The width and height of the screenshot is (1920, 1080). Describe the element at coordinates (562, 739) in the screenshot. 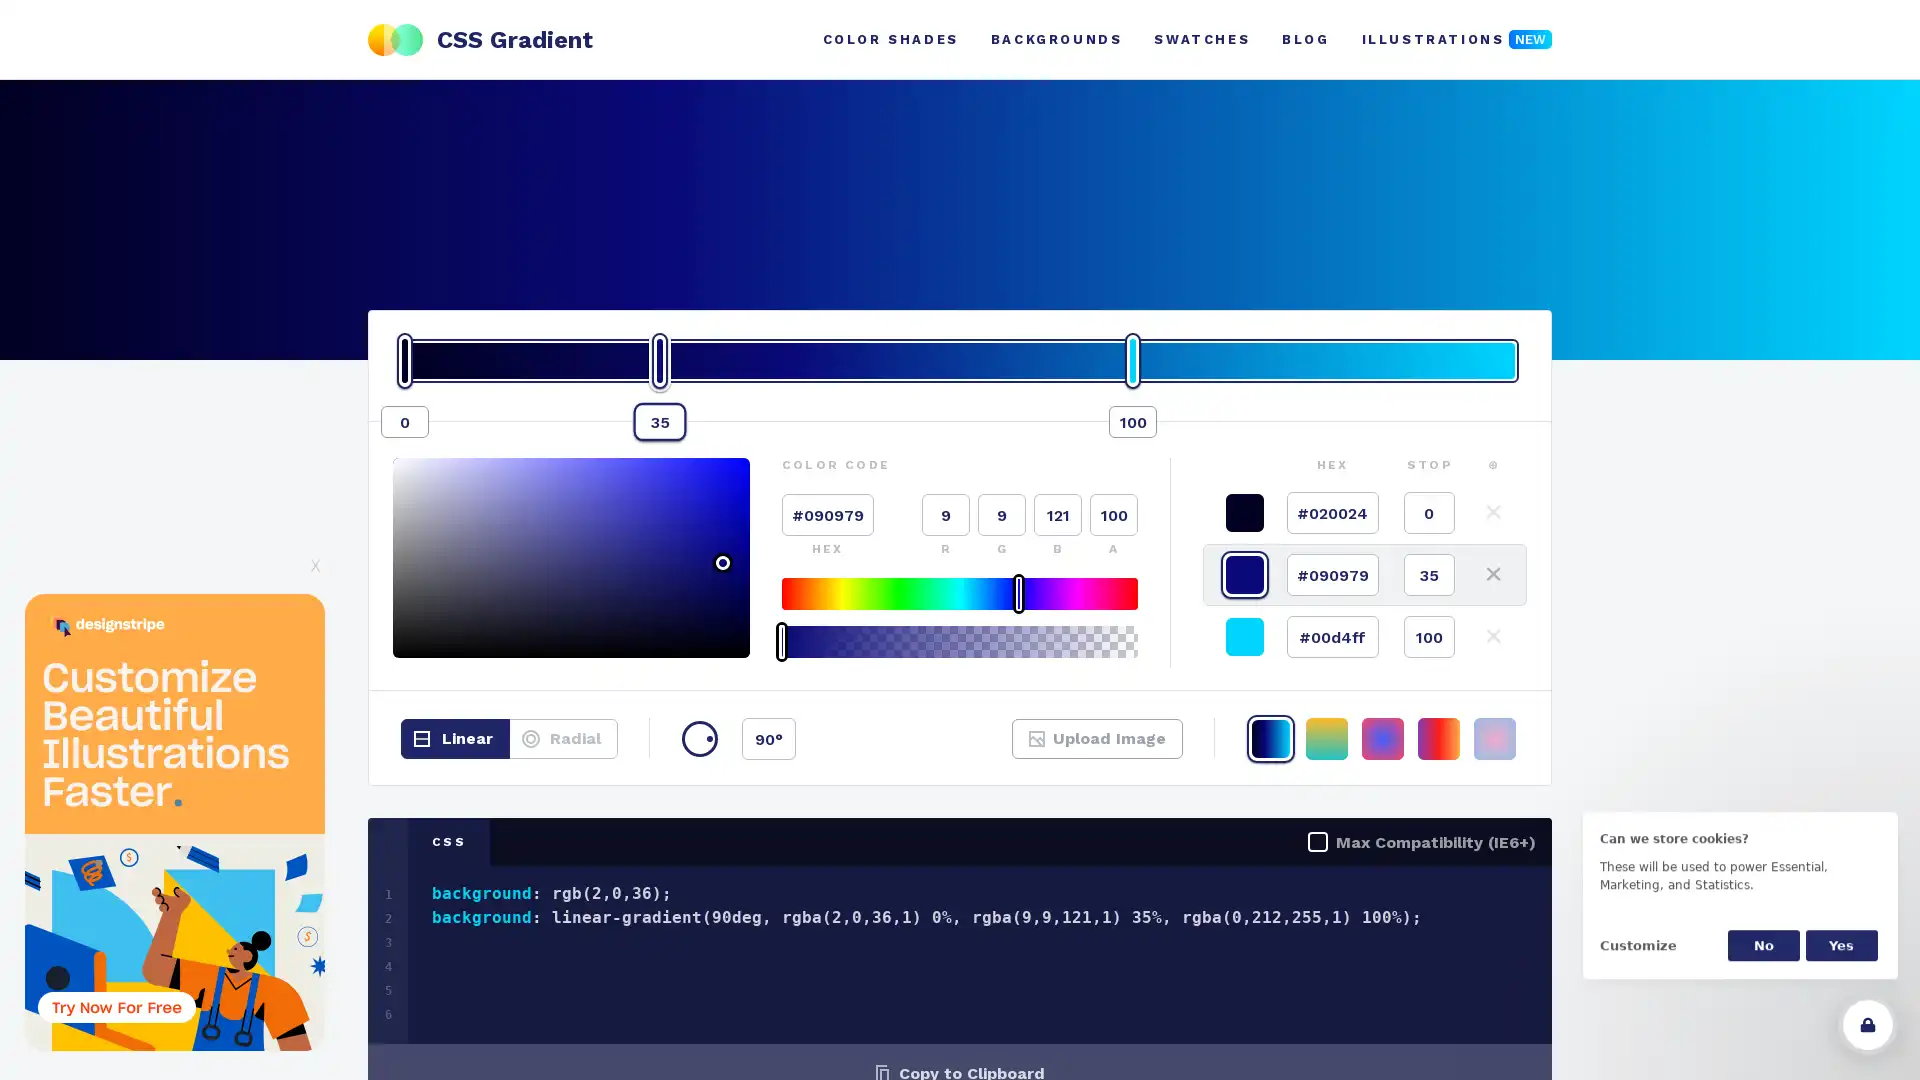

I see `Radial` at that location.